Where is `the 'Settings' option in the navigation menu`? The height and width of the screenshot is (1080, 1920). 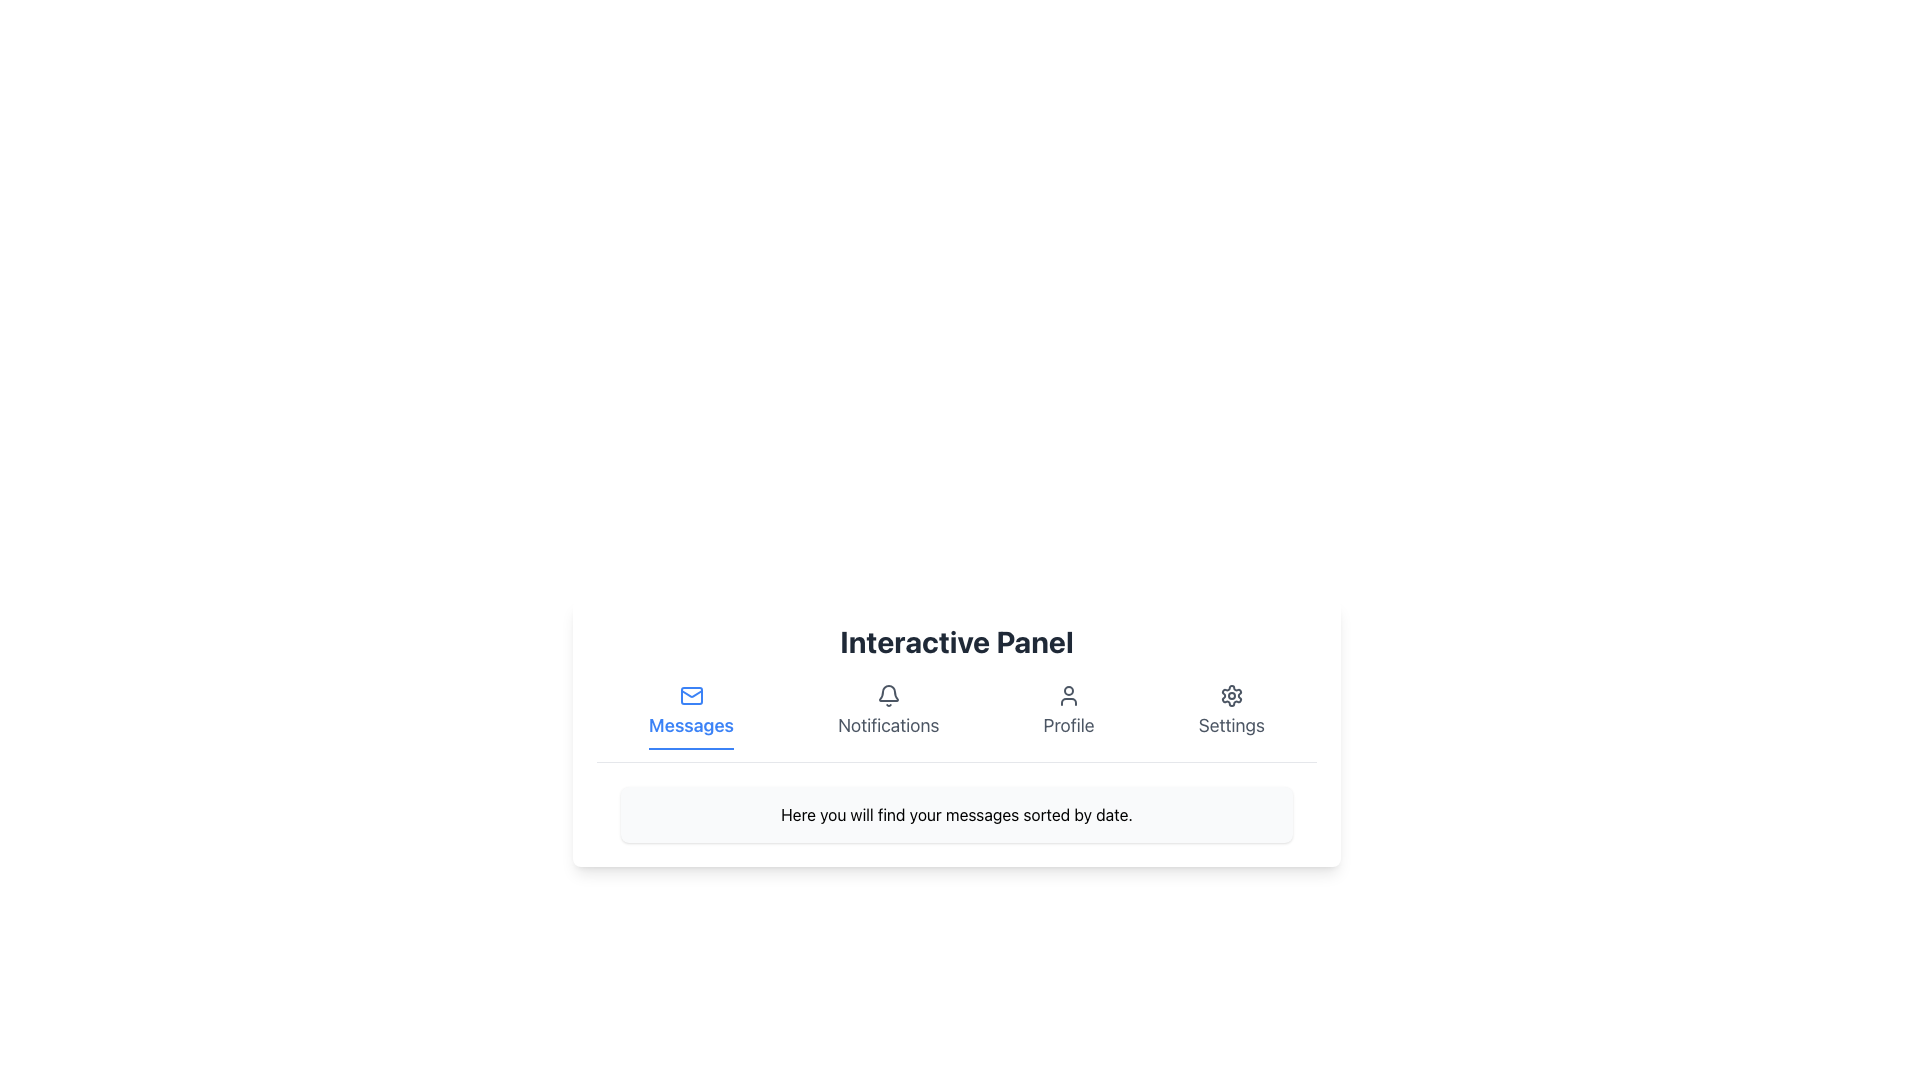
the 'Settings' option in the navigation menu is located at coordinates (1230, 716).